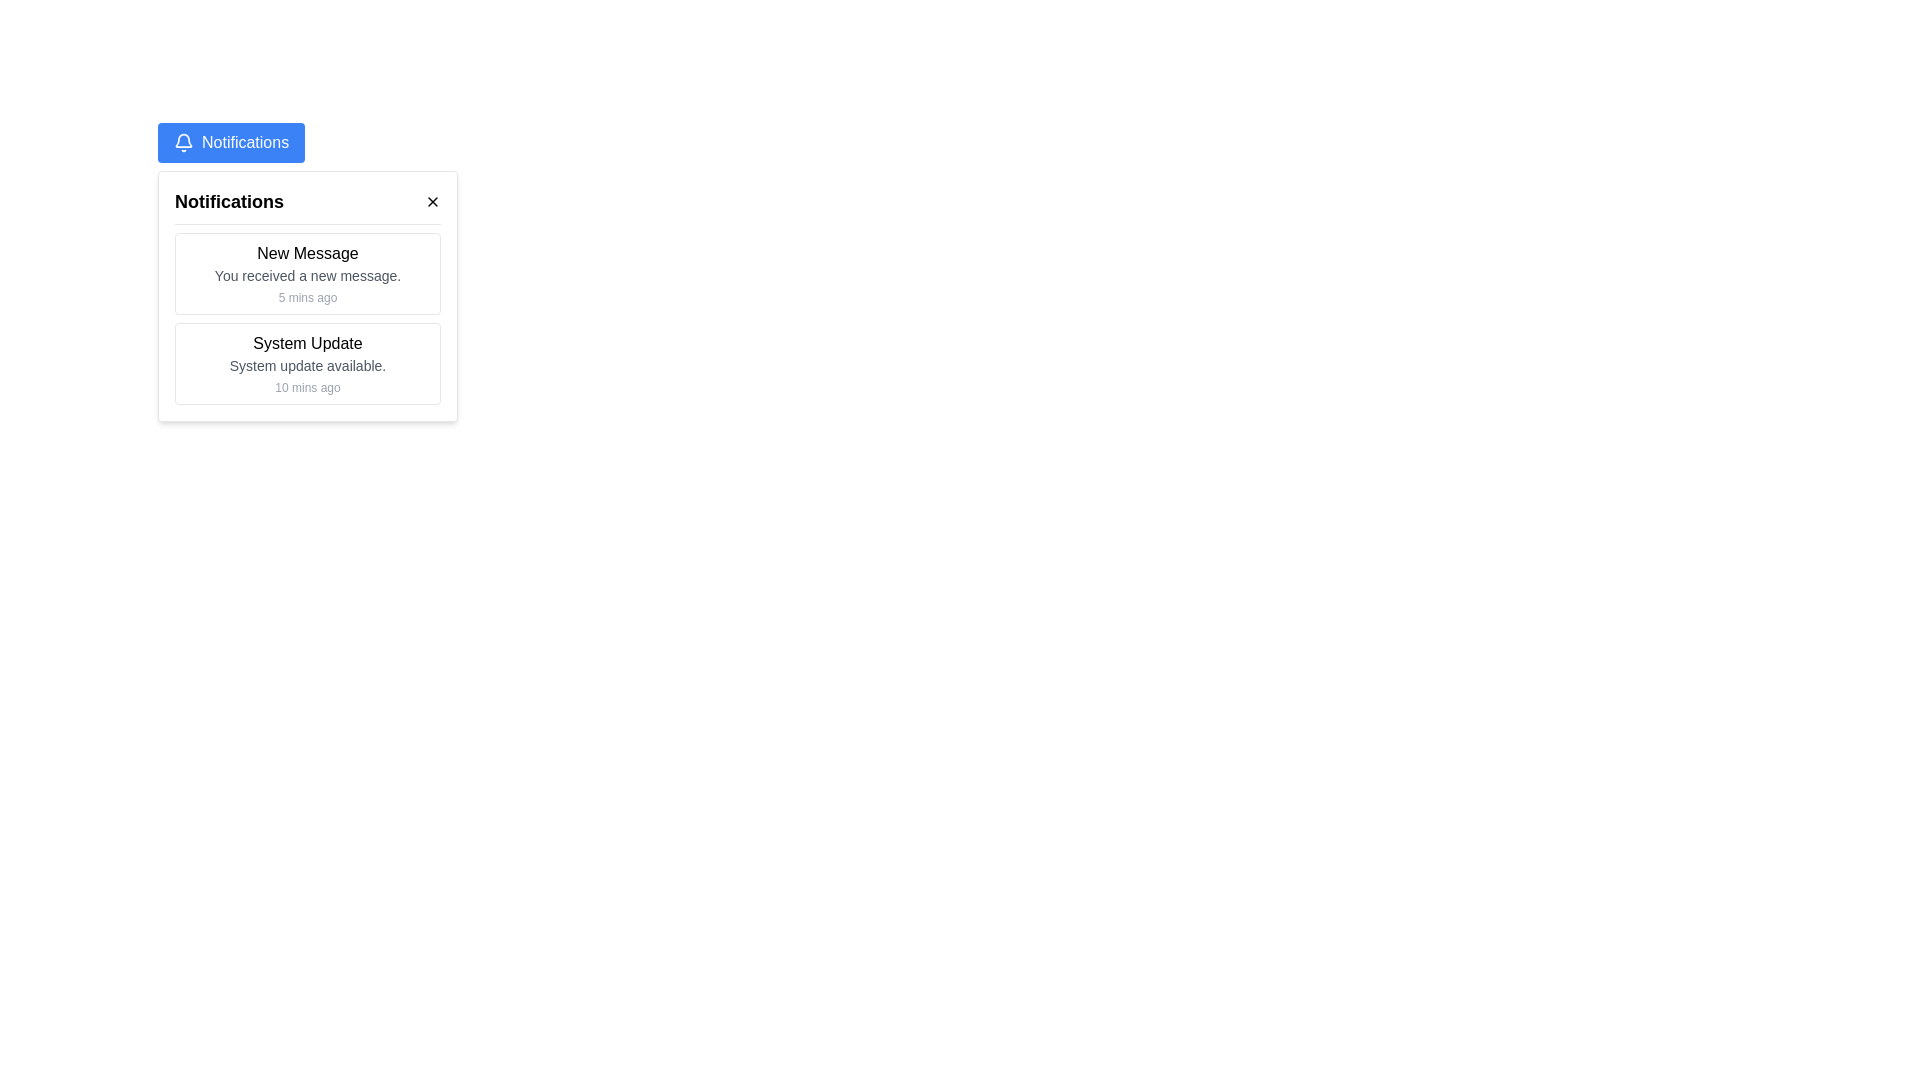 This screenshot has width=1920, height=1080. I want to click on the 'Notifications' text label on the blue button, so click(244, 141).